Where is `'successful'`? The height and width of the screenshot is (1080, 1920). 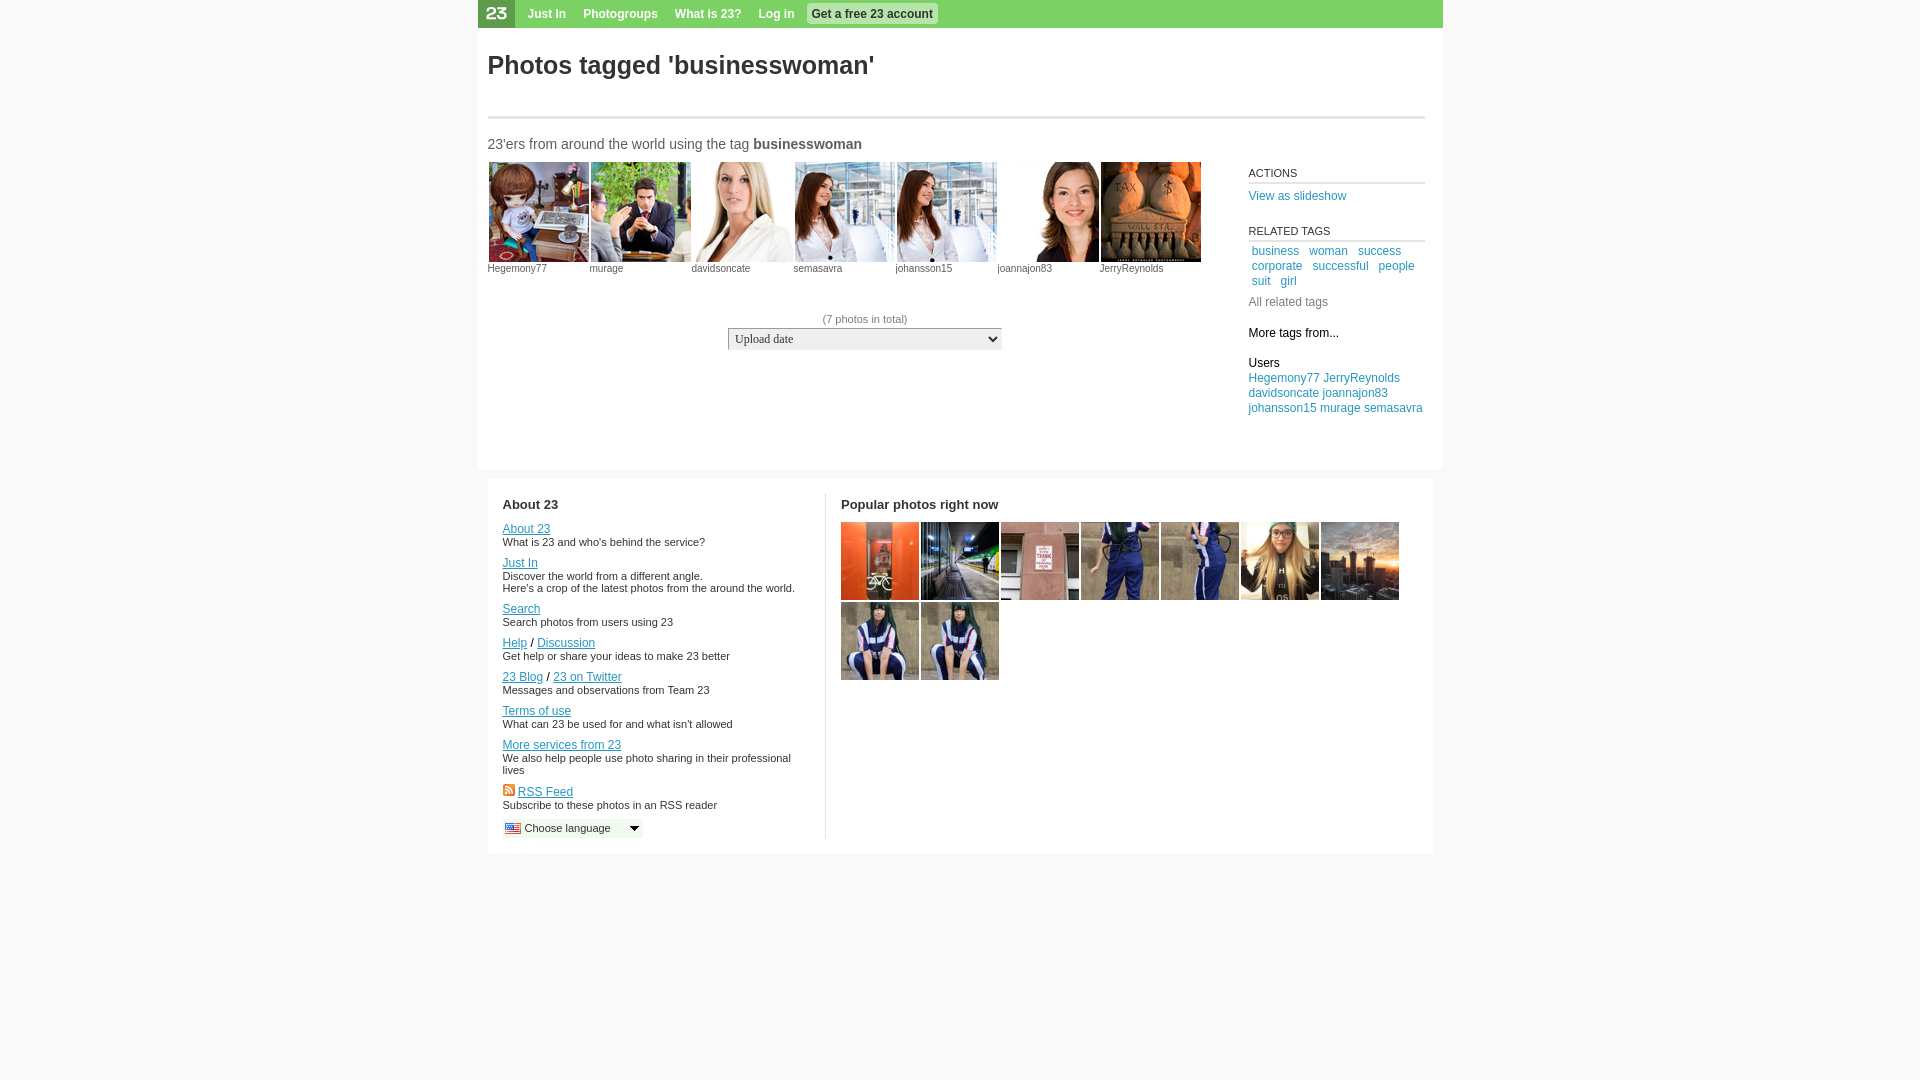 'successful' is located at coordinates (1340, 265).